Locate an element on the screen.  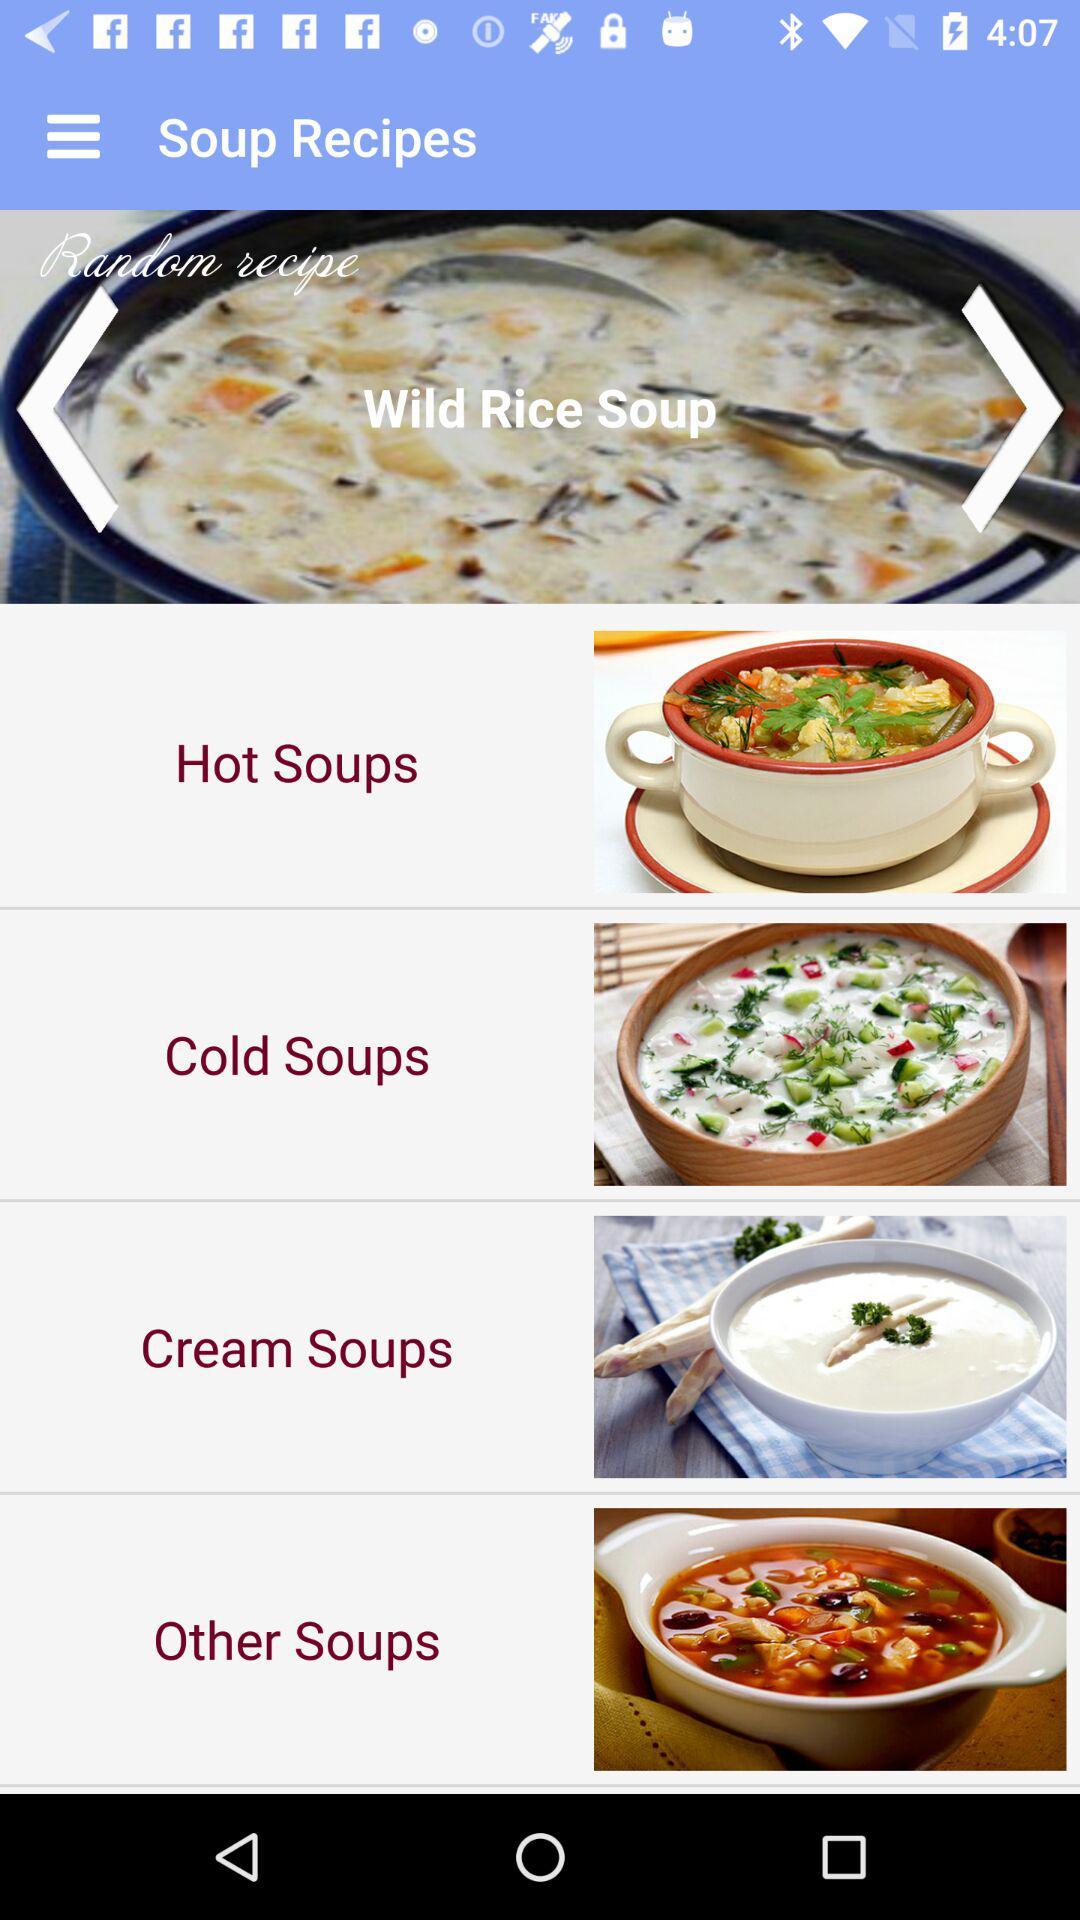
other soups icon is located at coordinates (297, 1639).